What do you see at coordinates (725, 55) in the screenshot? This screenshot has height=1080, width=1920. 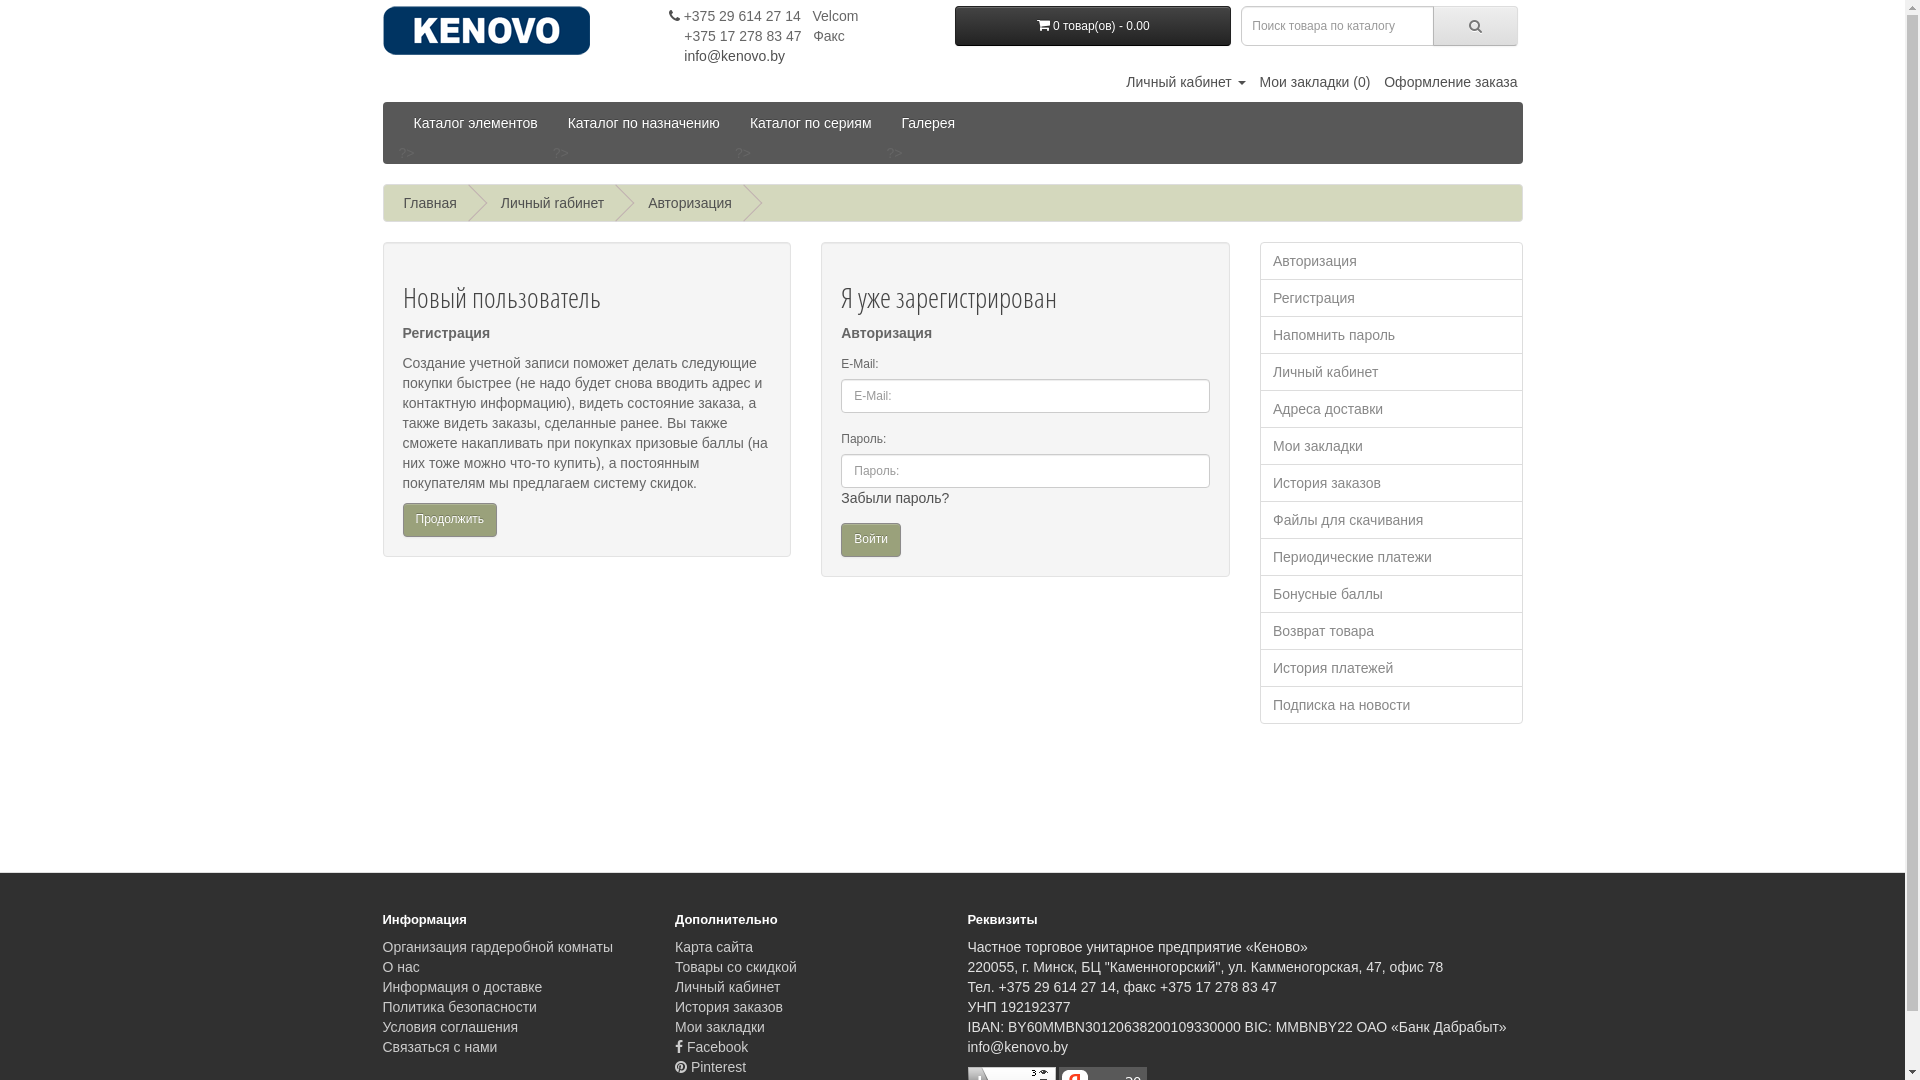 I see `'    info@kenovo.by'` at bounding box center [725, 55].